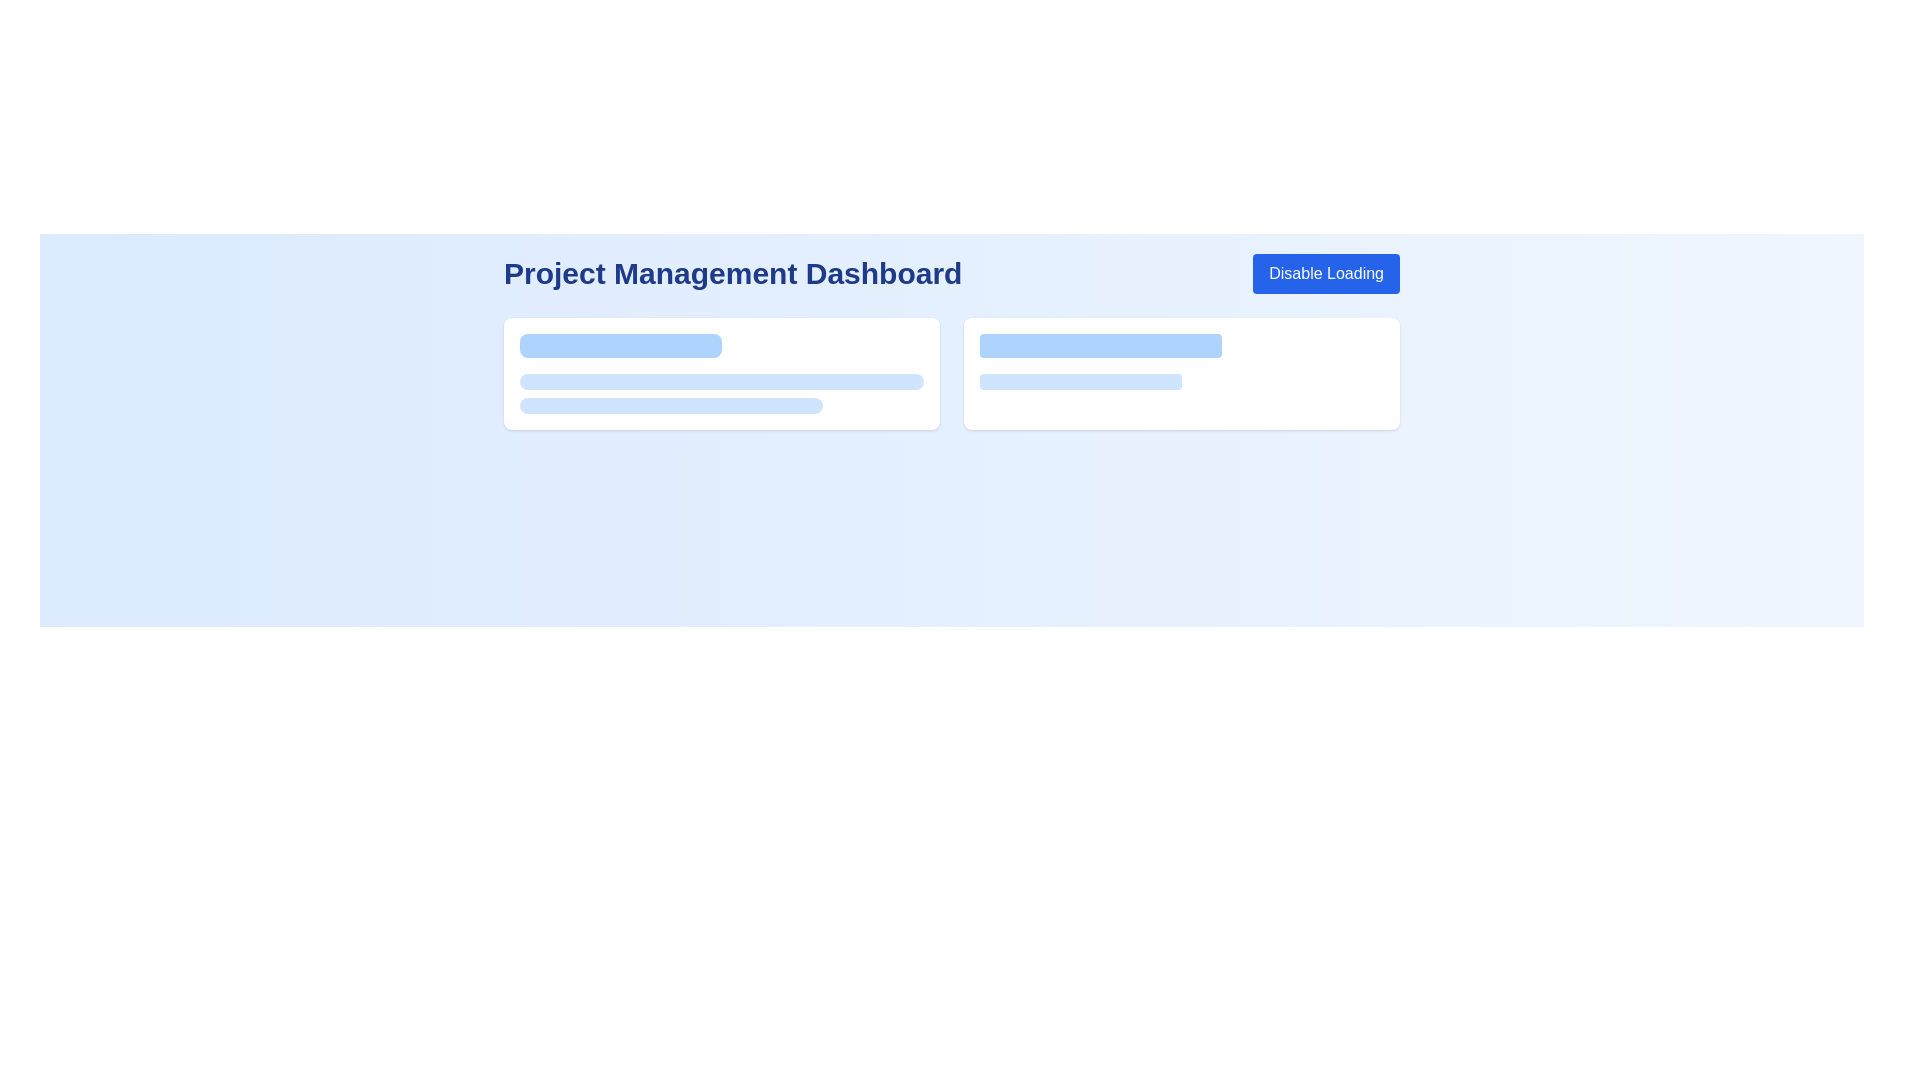  Describe the element at coordinates (720, 381) in the screenshot. I see `the Decorative bar, which is a horizontal bar with a light blue background and rounded corners, located below the header 'Project Management Dashboard'` at that location.